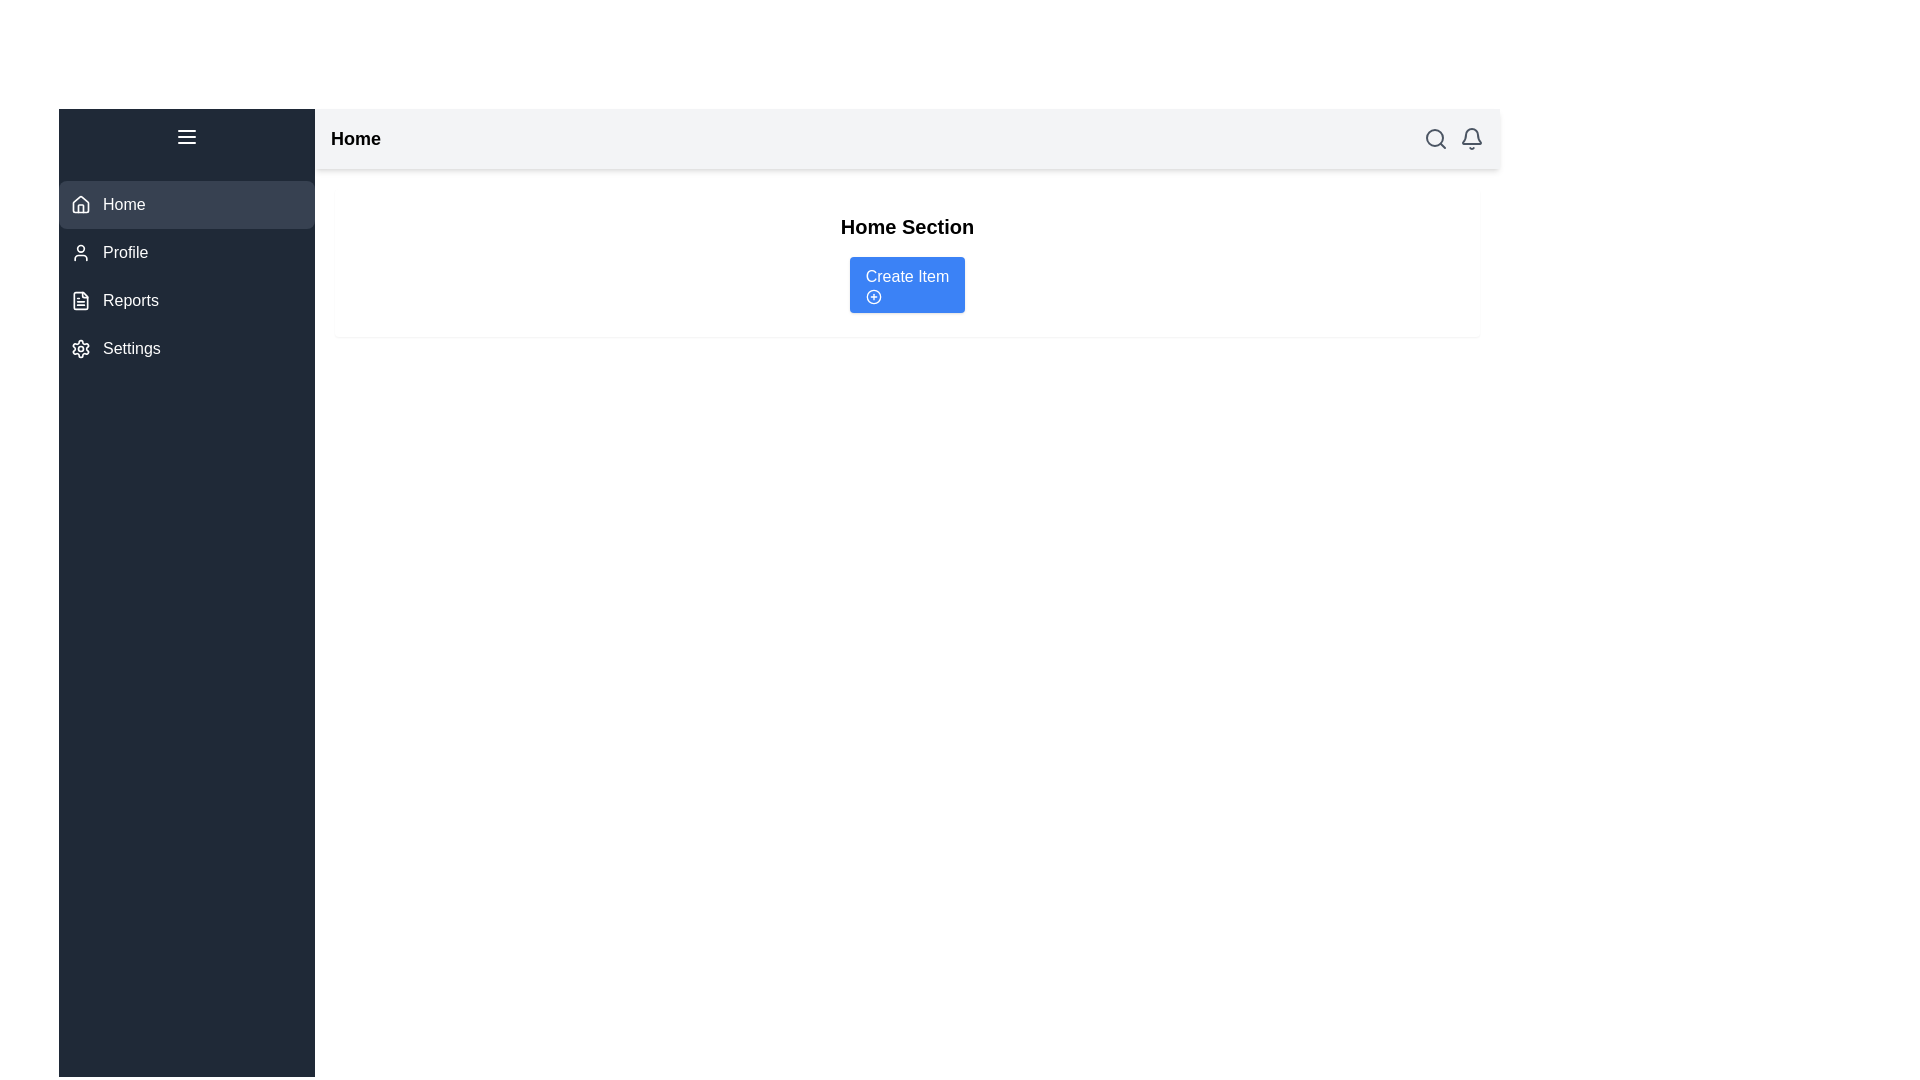  I want to click on the circular plus icon inside the 'Create Item' button, so click(873, 297).